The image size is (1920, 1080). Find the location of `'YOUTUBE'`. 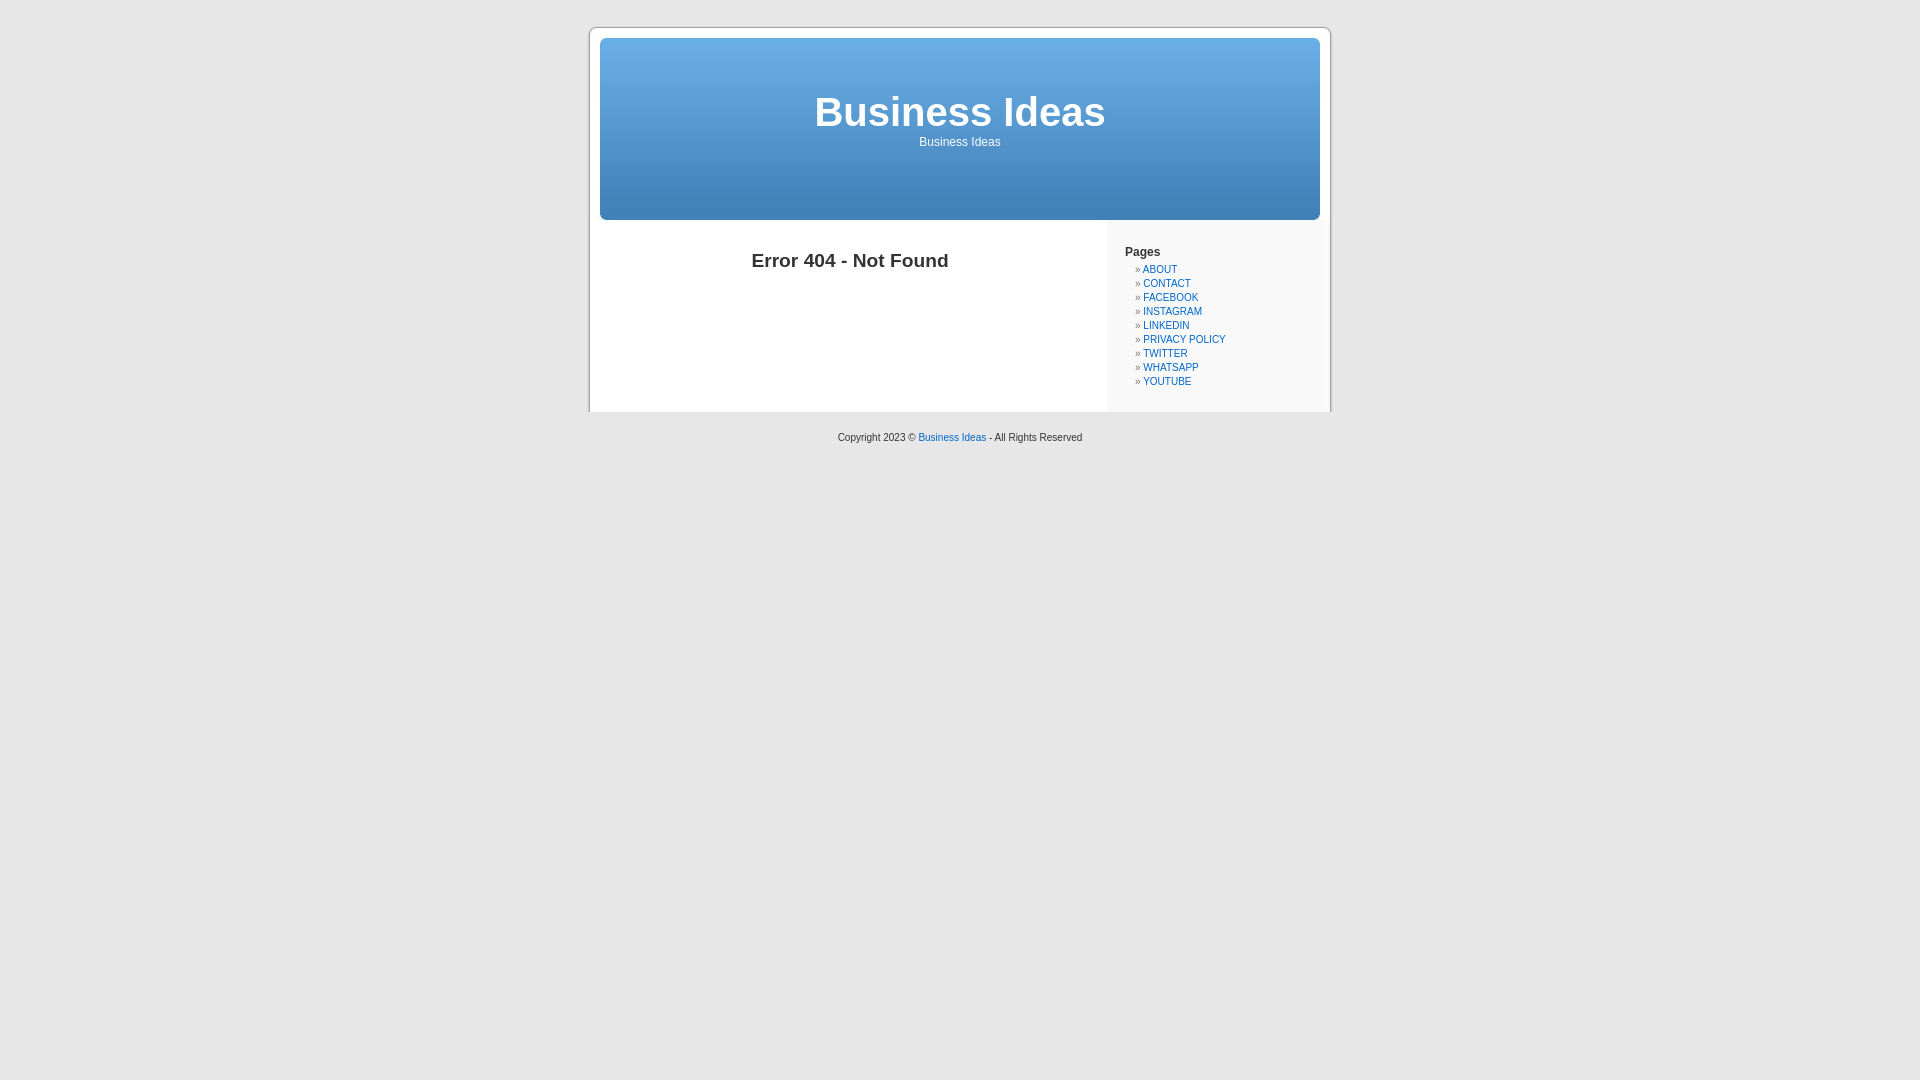

'YOUTUBE' is located at coordinates (1166, 381).